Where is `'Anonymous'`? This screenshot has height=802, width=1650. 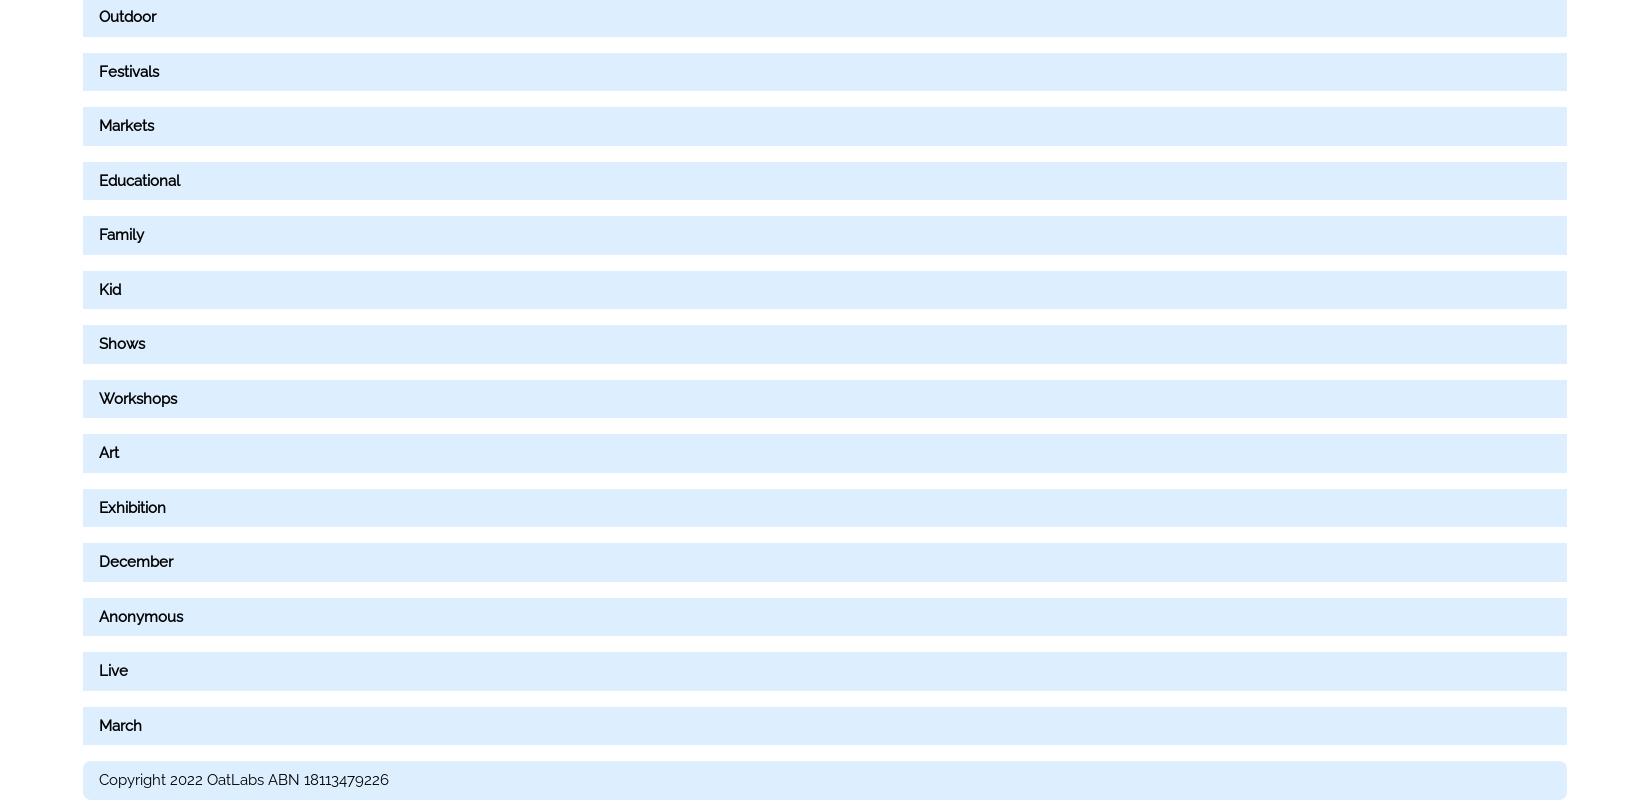
'Anonymous' is located at coordinates (141, 615).